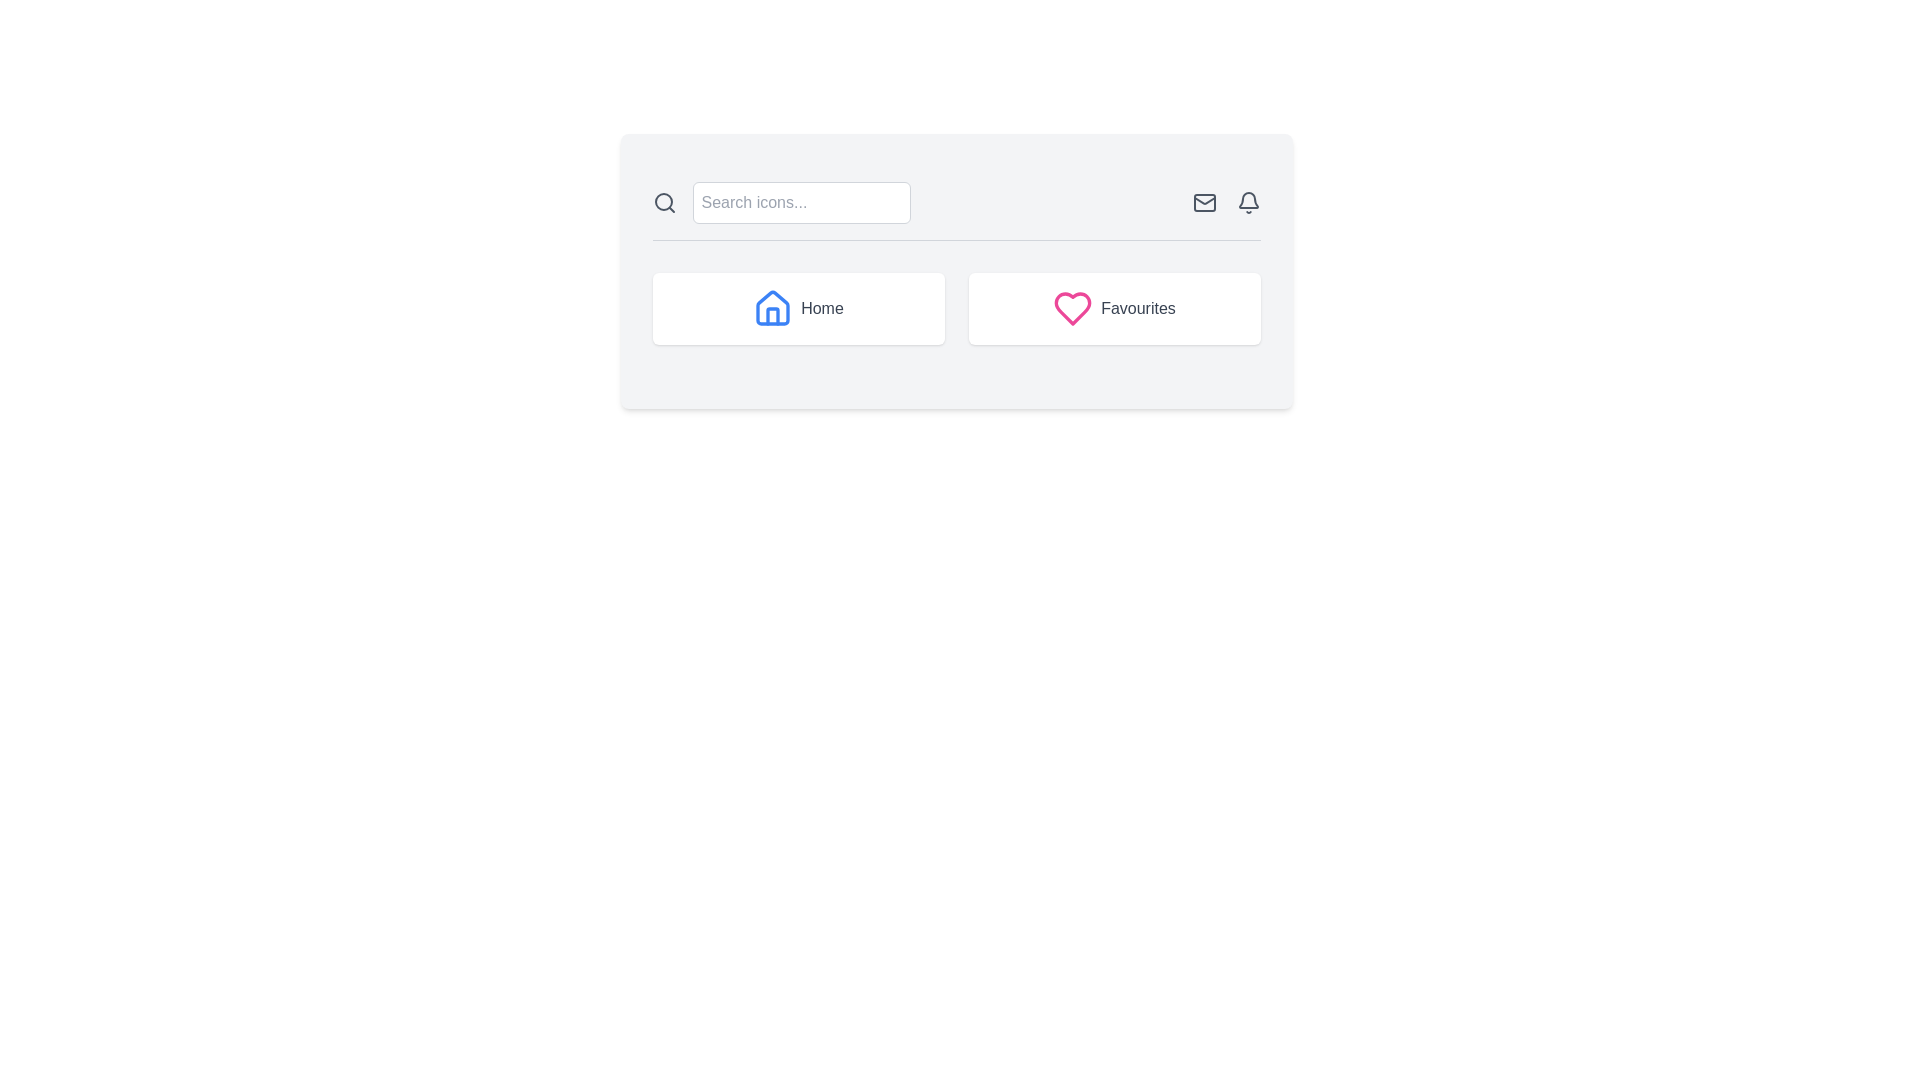 This screenshot has height=1080, width=1920. What do you see at coordinates (1072, 308) in the screenshot?
I see `the pink heart-shaped vector graphic located beneath the 'Favourites' text label in the 'Favourites' button area` at bounding box center [1072, 308].